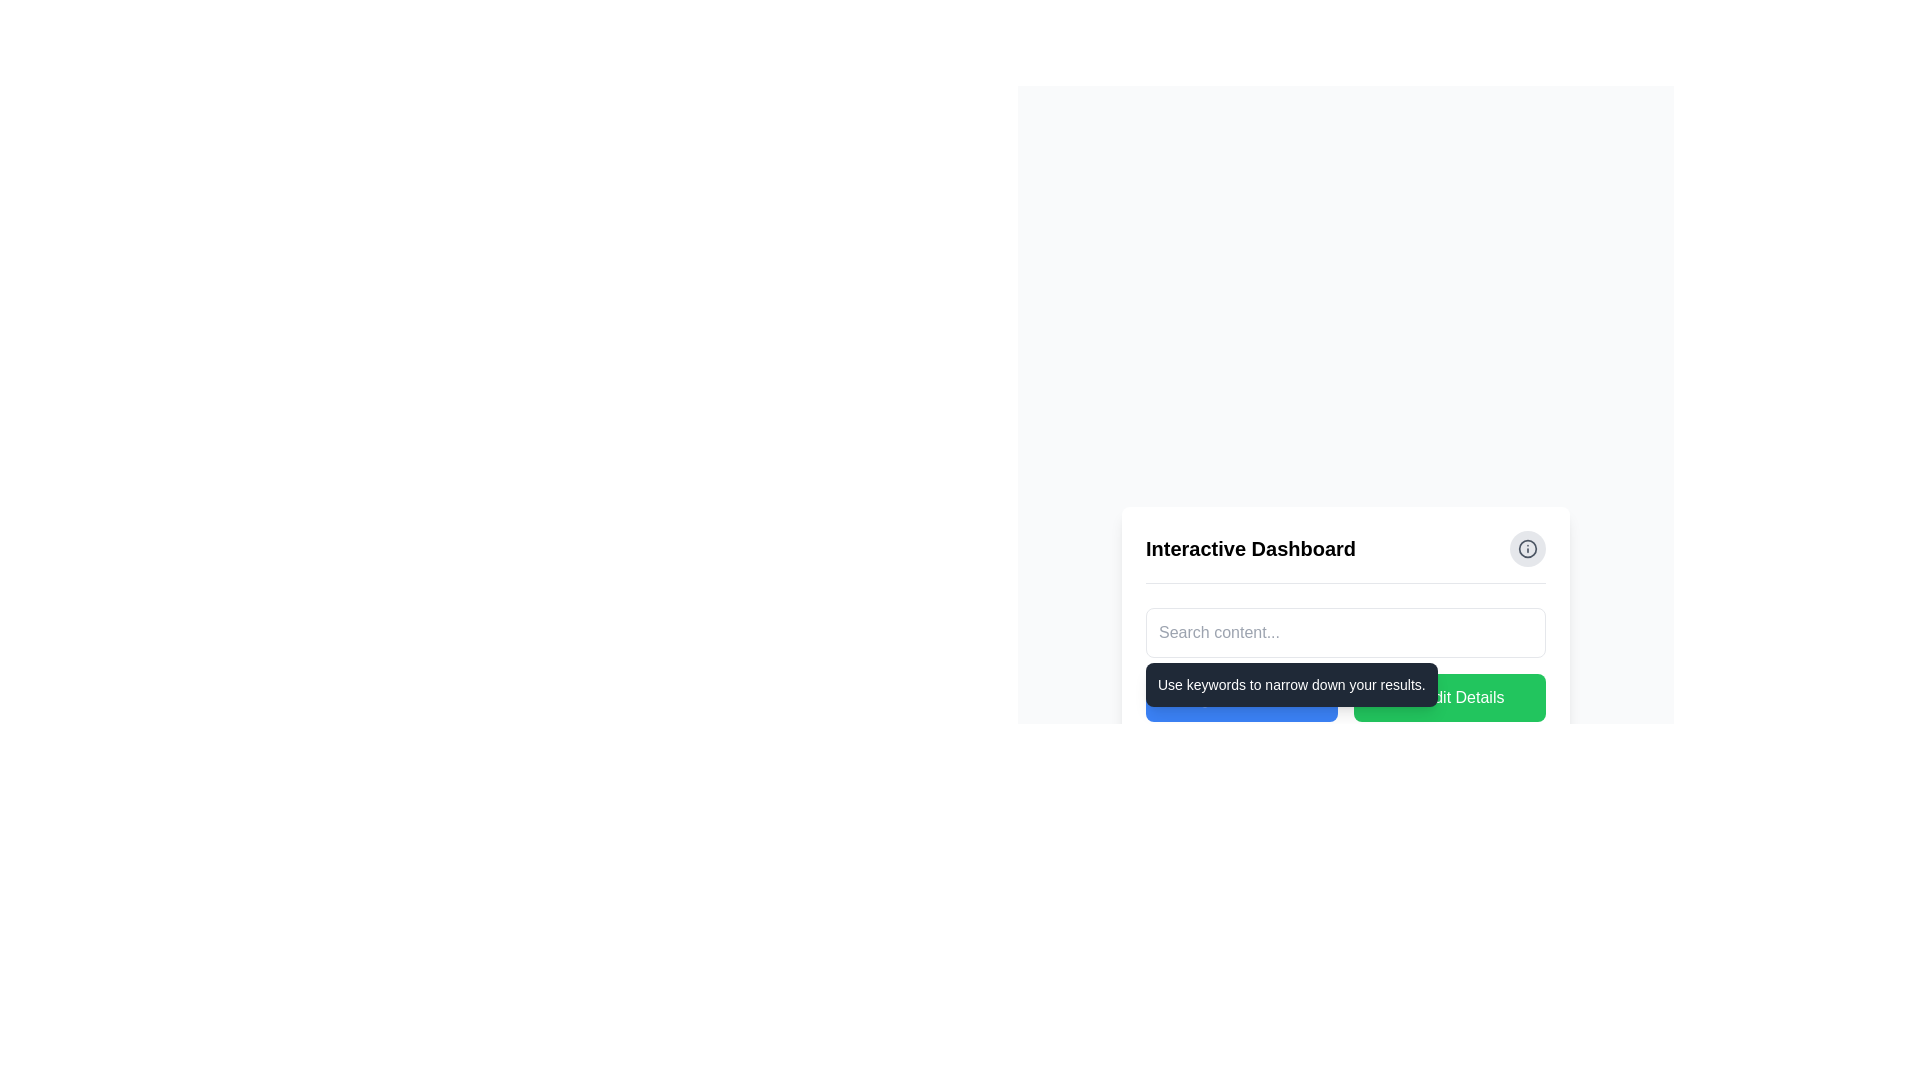  What do you see at coordinates (1241, 696) in the screenshot?
I see `the 'Add Data' button located to the left of the 'Edit Details' button` at bounding box center [1241, 696].